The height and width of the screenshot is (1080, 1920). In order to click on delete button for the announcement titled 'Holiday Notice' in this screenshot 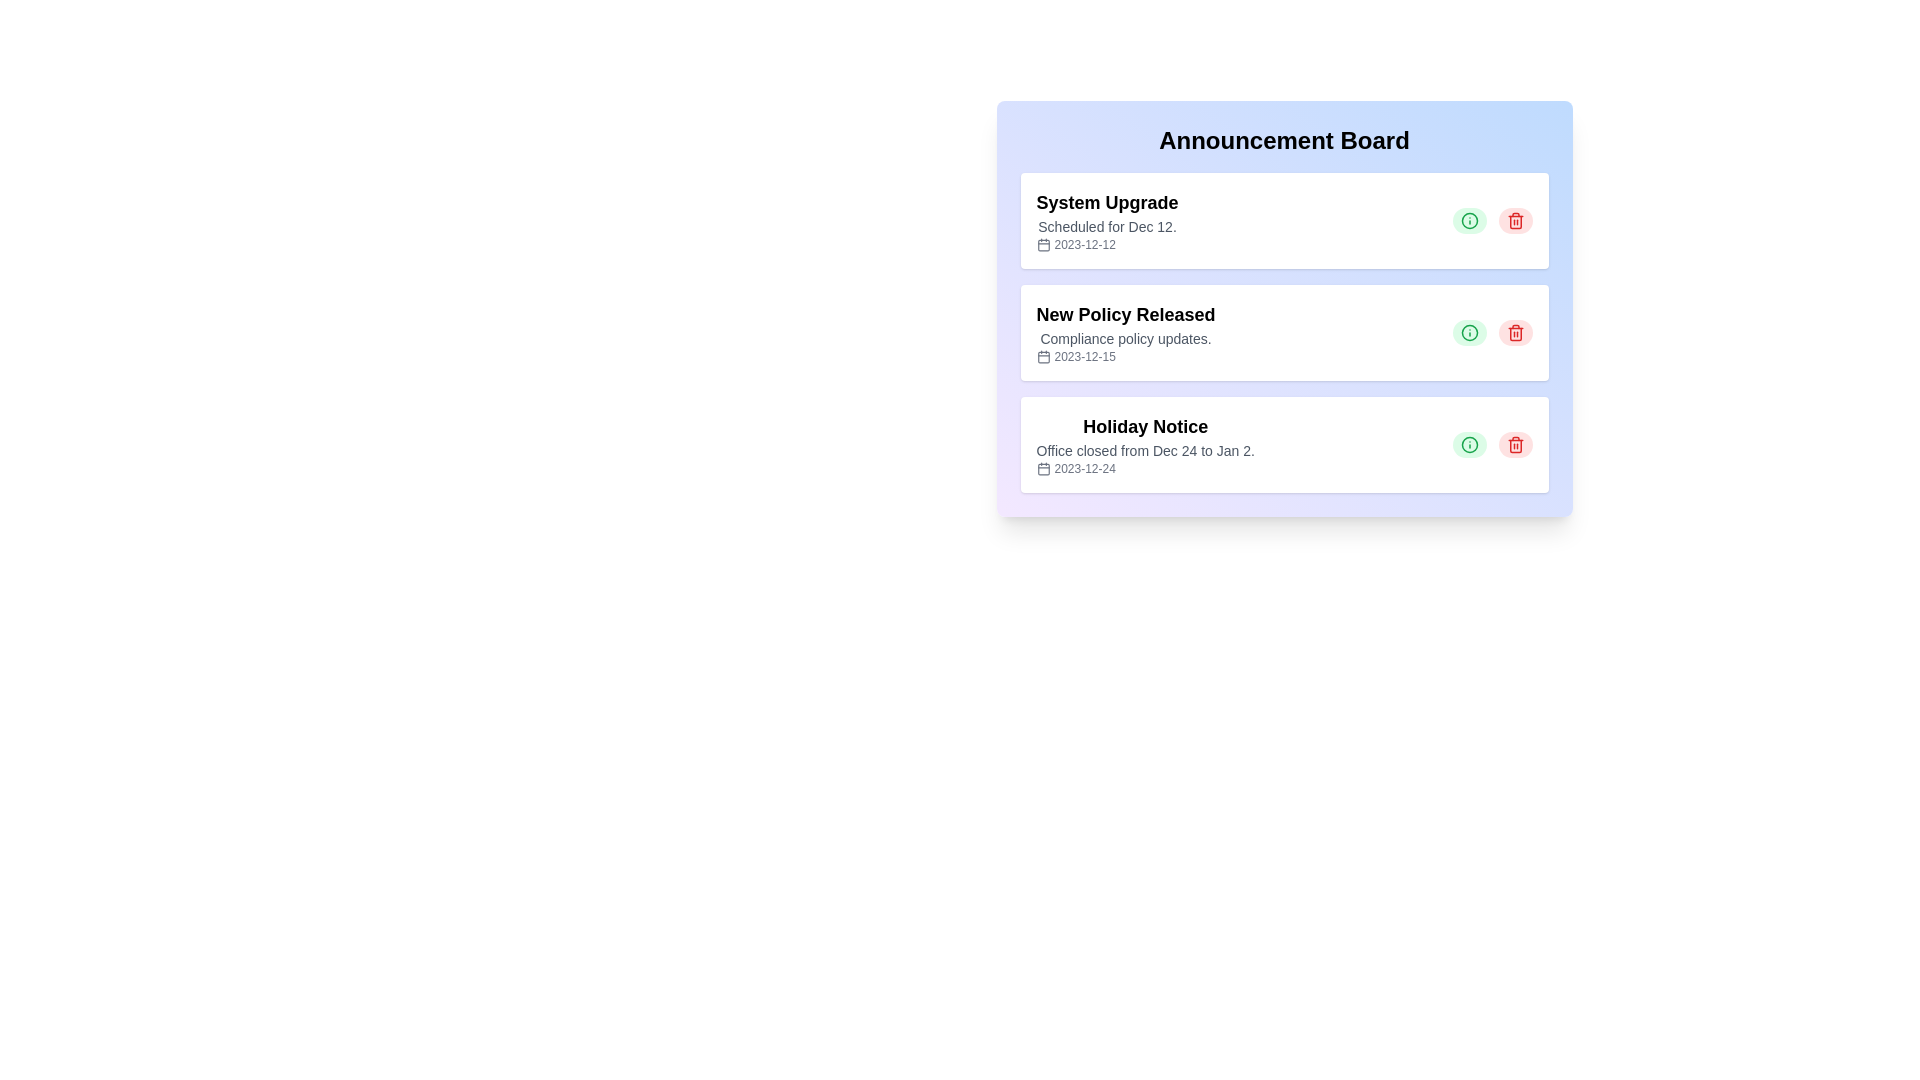, I will do `click(1515, 443)`.